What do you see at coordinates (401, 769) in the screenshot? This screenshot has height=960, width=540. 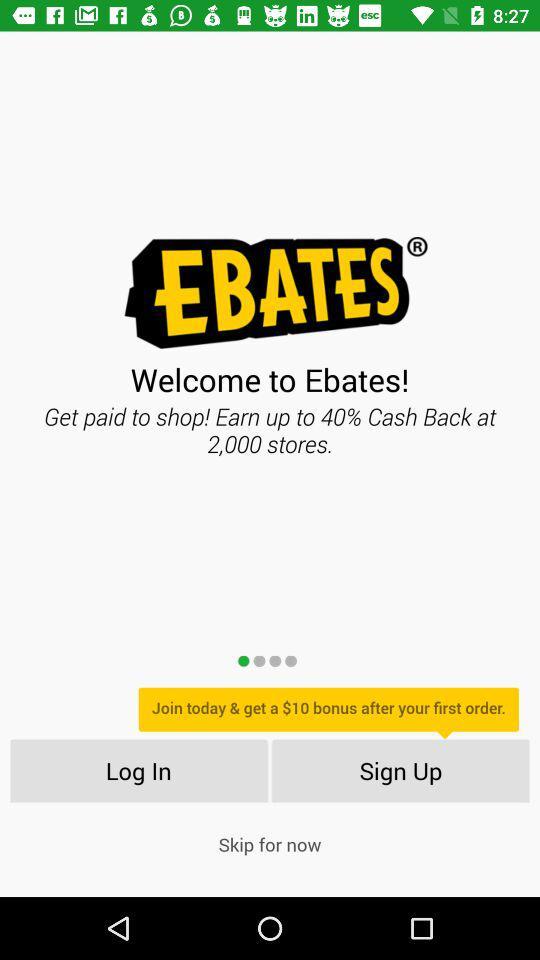 I see `item next to log in` at bounding box center [401, 769].